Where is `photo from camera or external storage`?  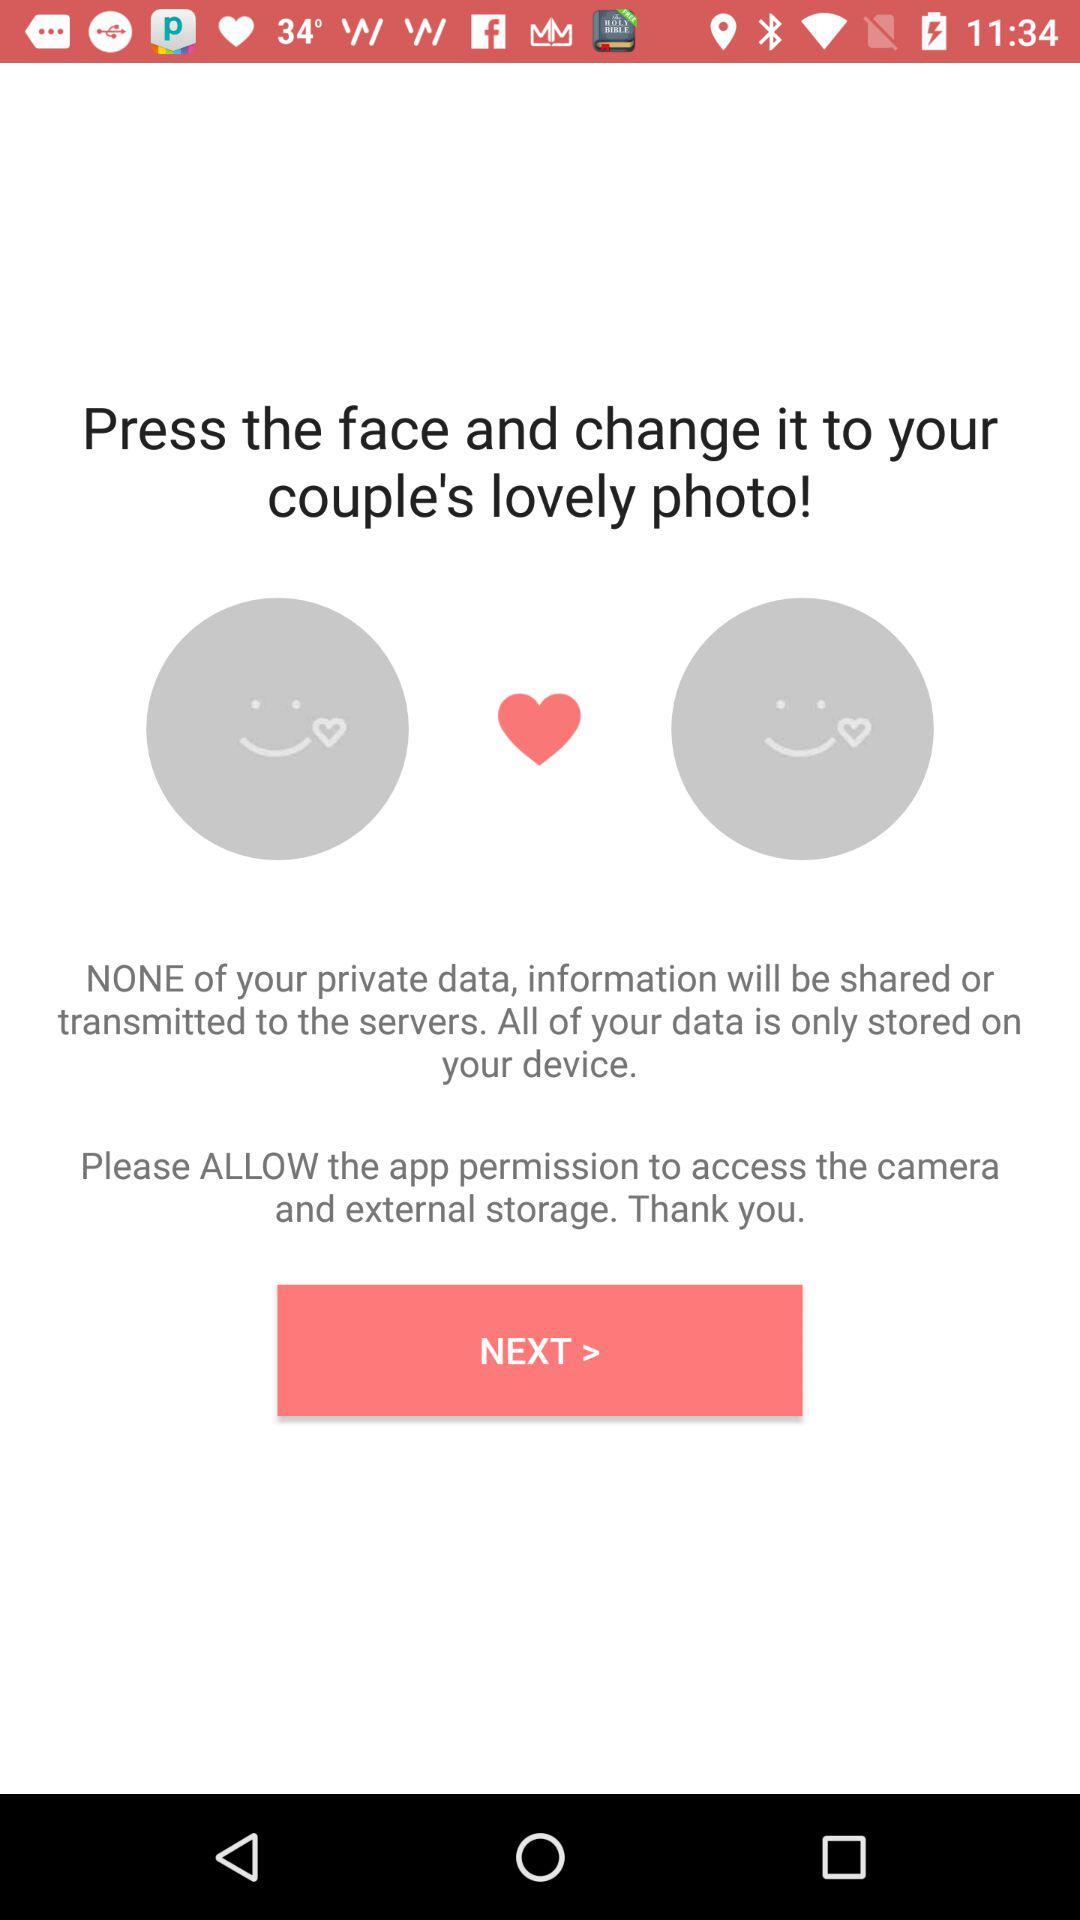
photo from camera or external storage is located at coordinates (277, 728).